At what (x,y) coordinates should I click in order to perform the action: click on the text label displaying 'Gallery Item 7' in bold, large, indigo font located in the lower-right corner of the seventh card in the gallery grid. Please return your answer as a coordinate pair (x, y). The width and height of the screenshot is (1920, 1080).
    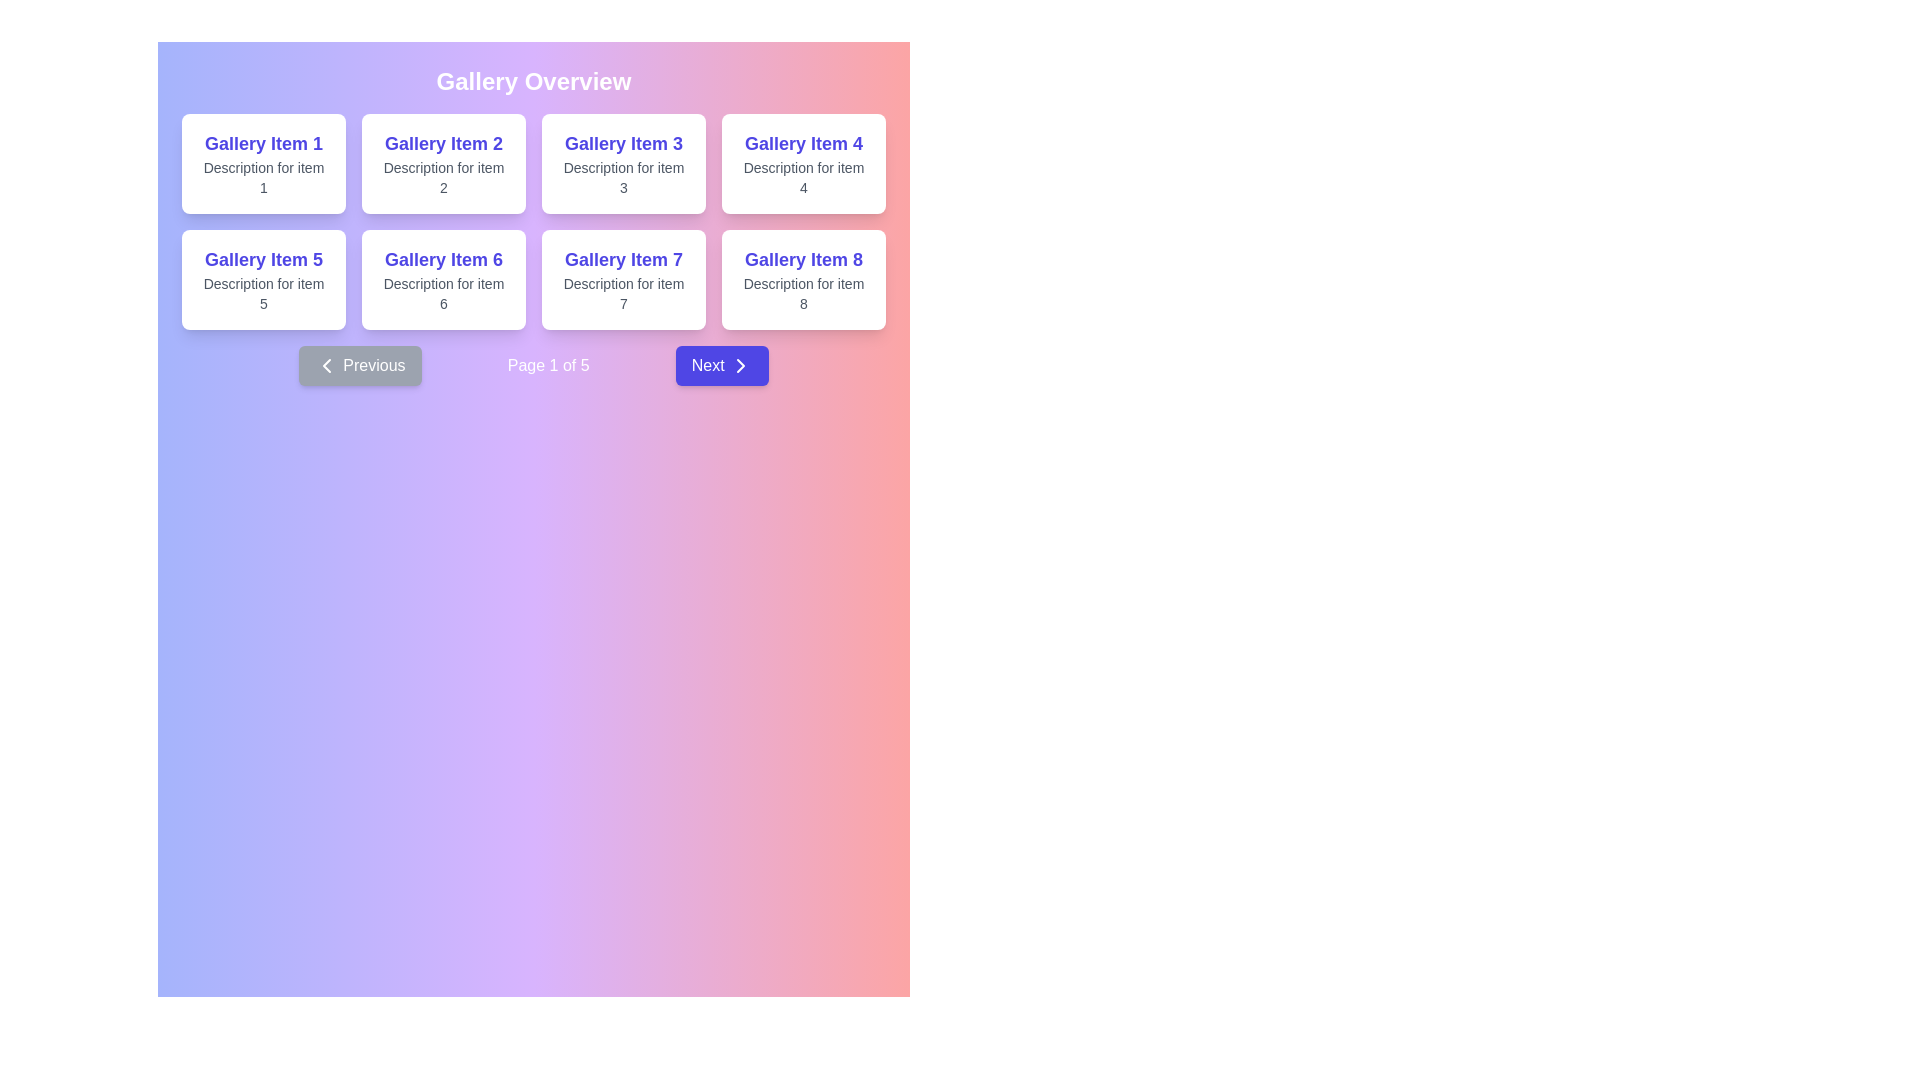
    Looking at the image, I should click on (623, 258).